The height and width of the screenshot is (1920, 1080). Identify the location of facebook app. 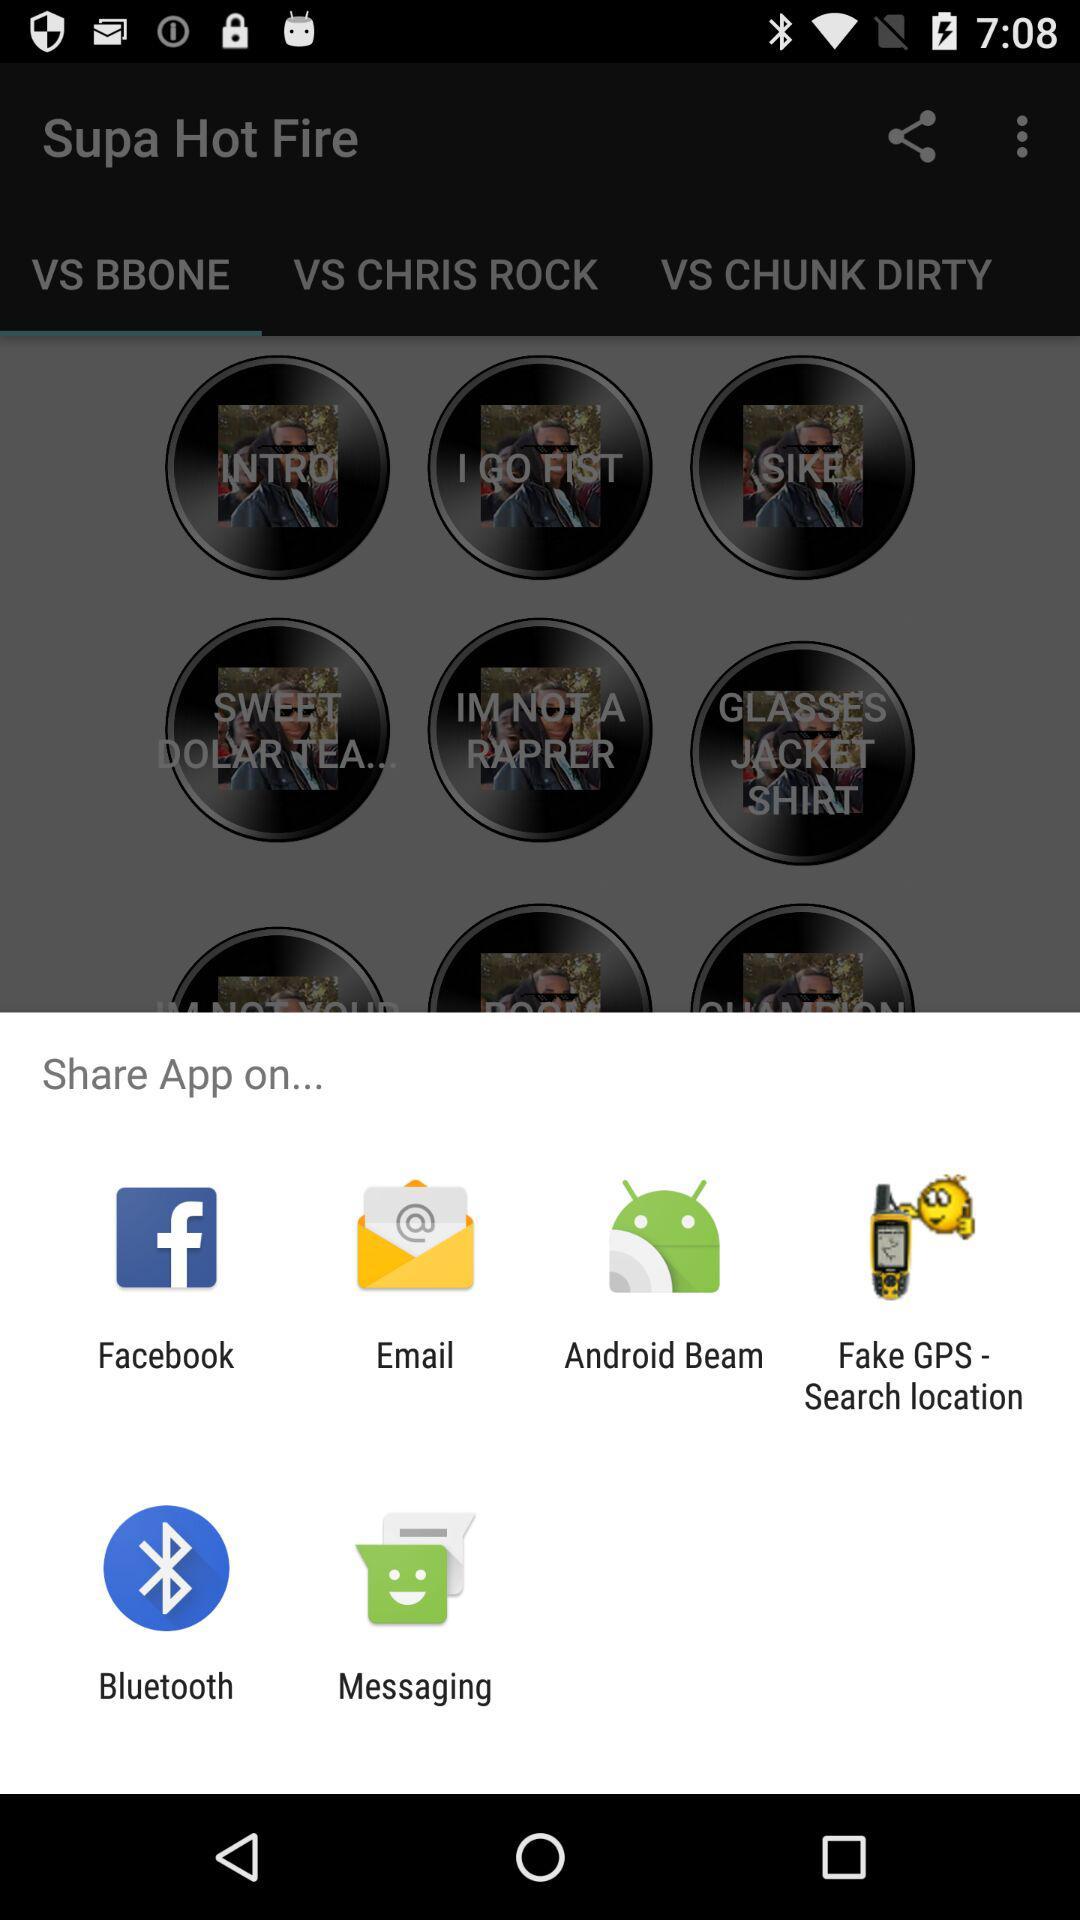
(165, 1374).